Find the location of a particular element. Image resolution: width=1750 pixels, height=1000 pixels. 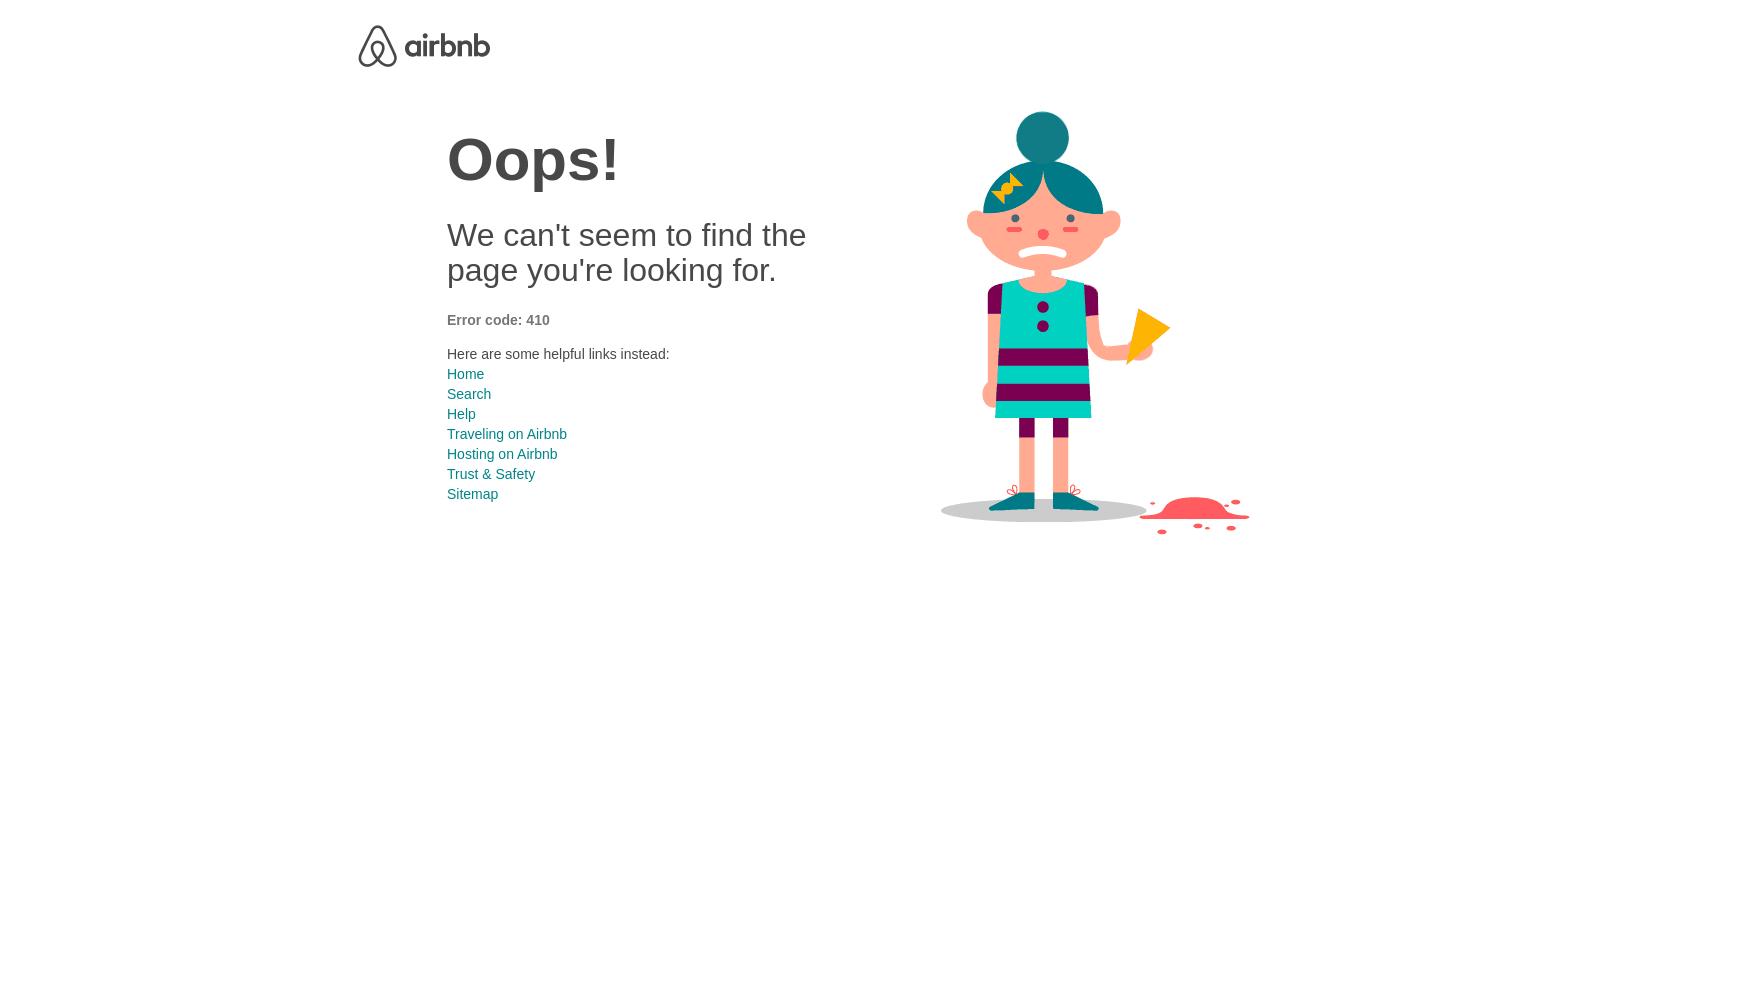

'Oops!' is located at coordinates (532, 159).